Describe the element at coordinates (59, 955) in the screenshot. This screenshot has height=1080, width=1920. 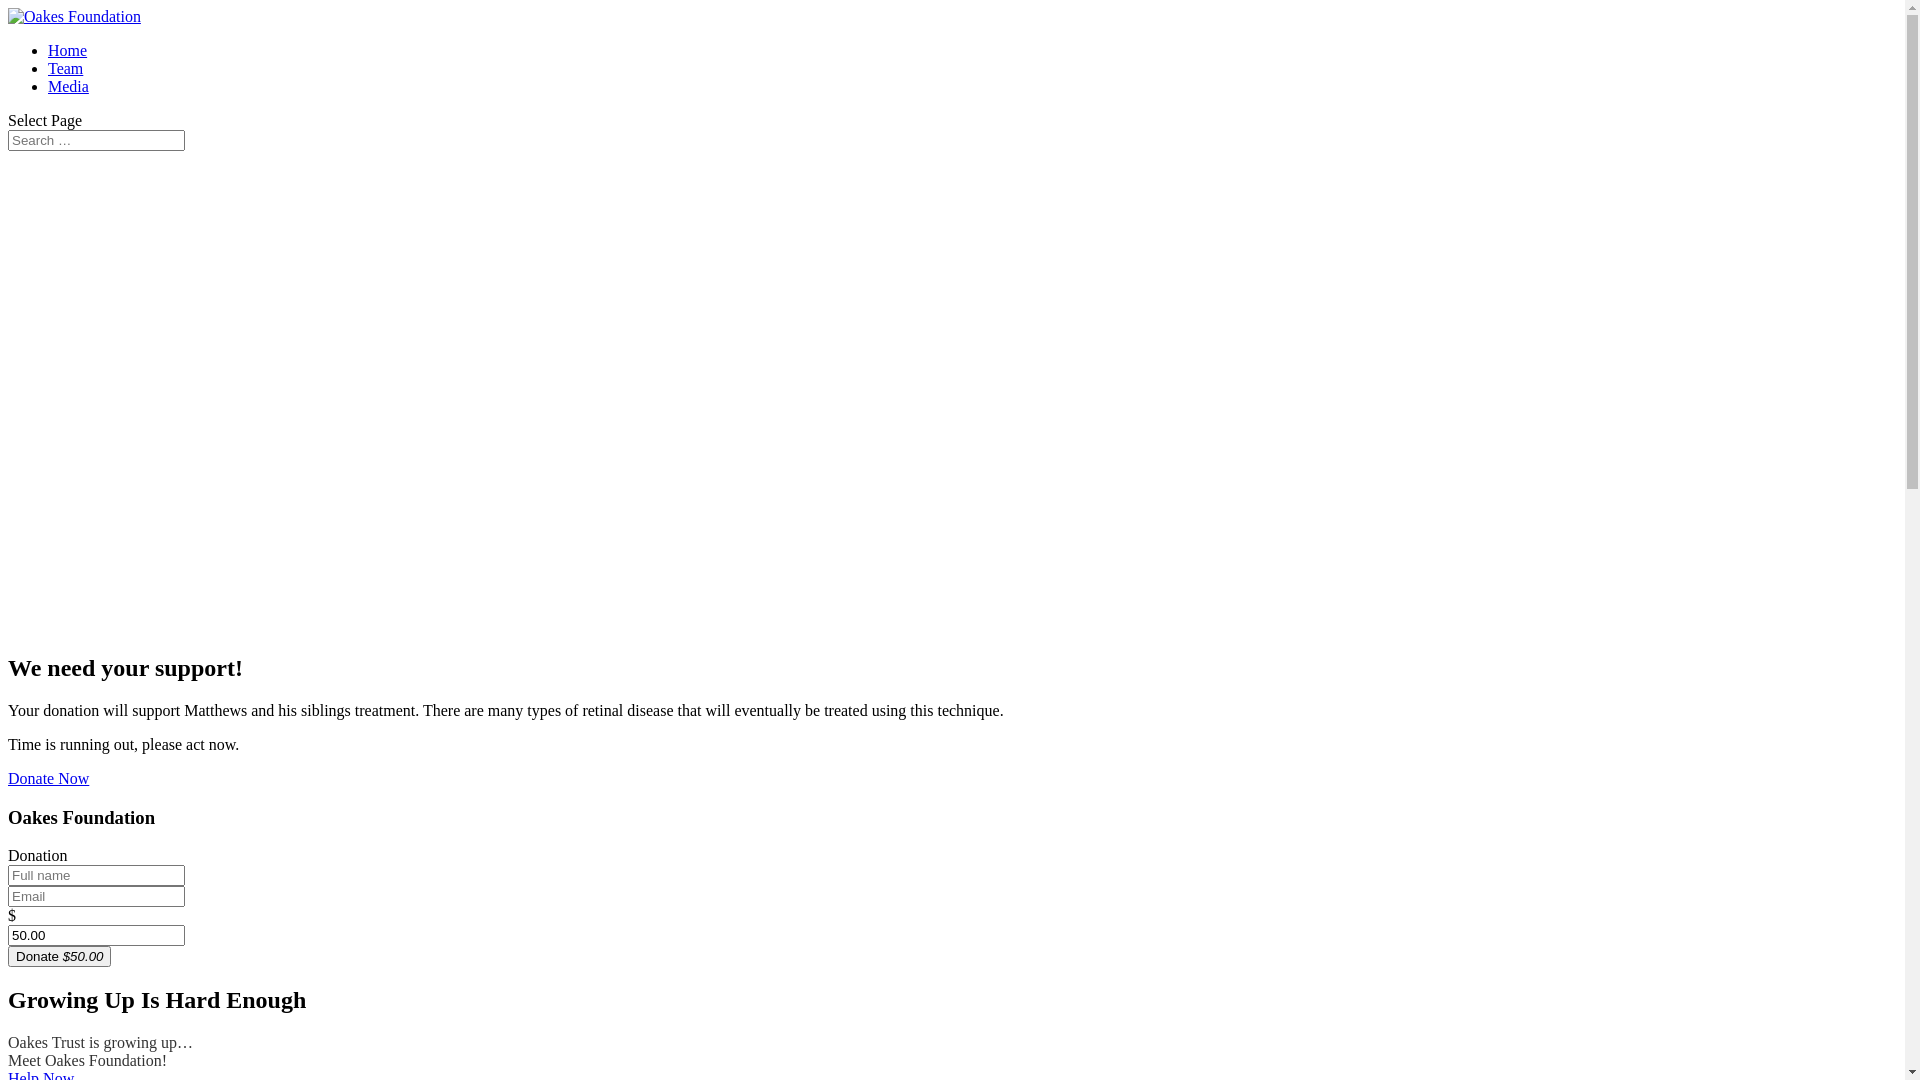
I see `'Donate $50.00'` at that location.